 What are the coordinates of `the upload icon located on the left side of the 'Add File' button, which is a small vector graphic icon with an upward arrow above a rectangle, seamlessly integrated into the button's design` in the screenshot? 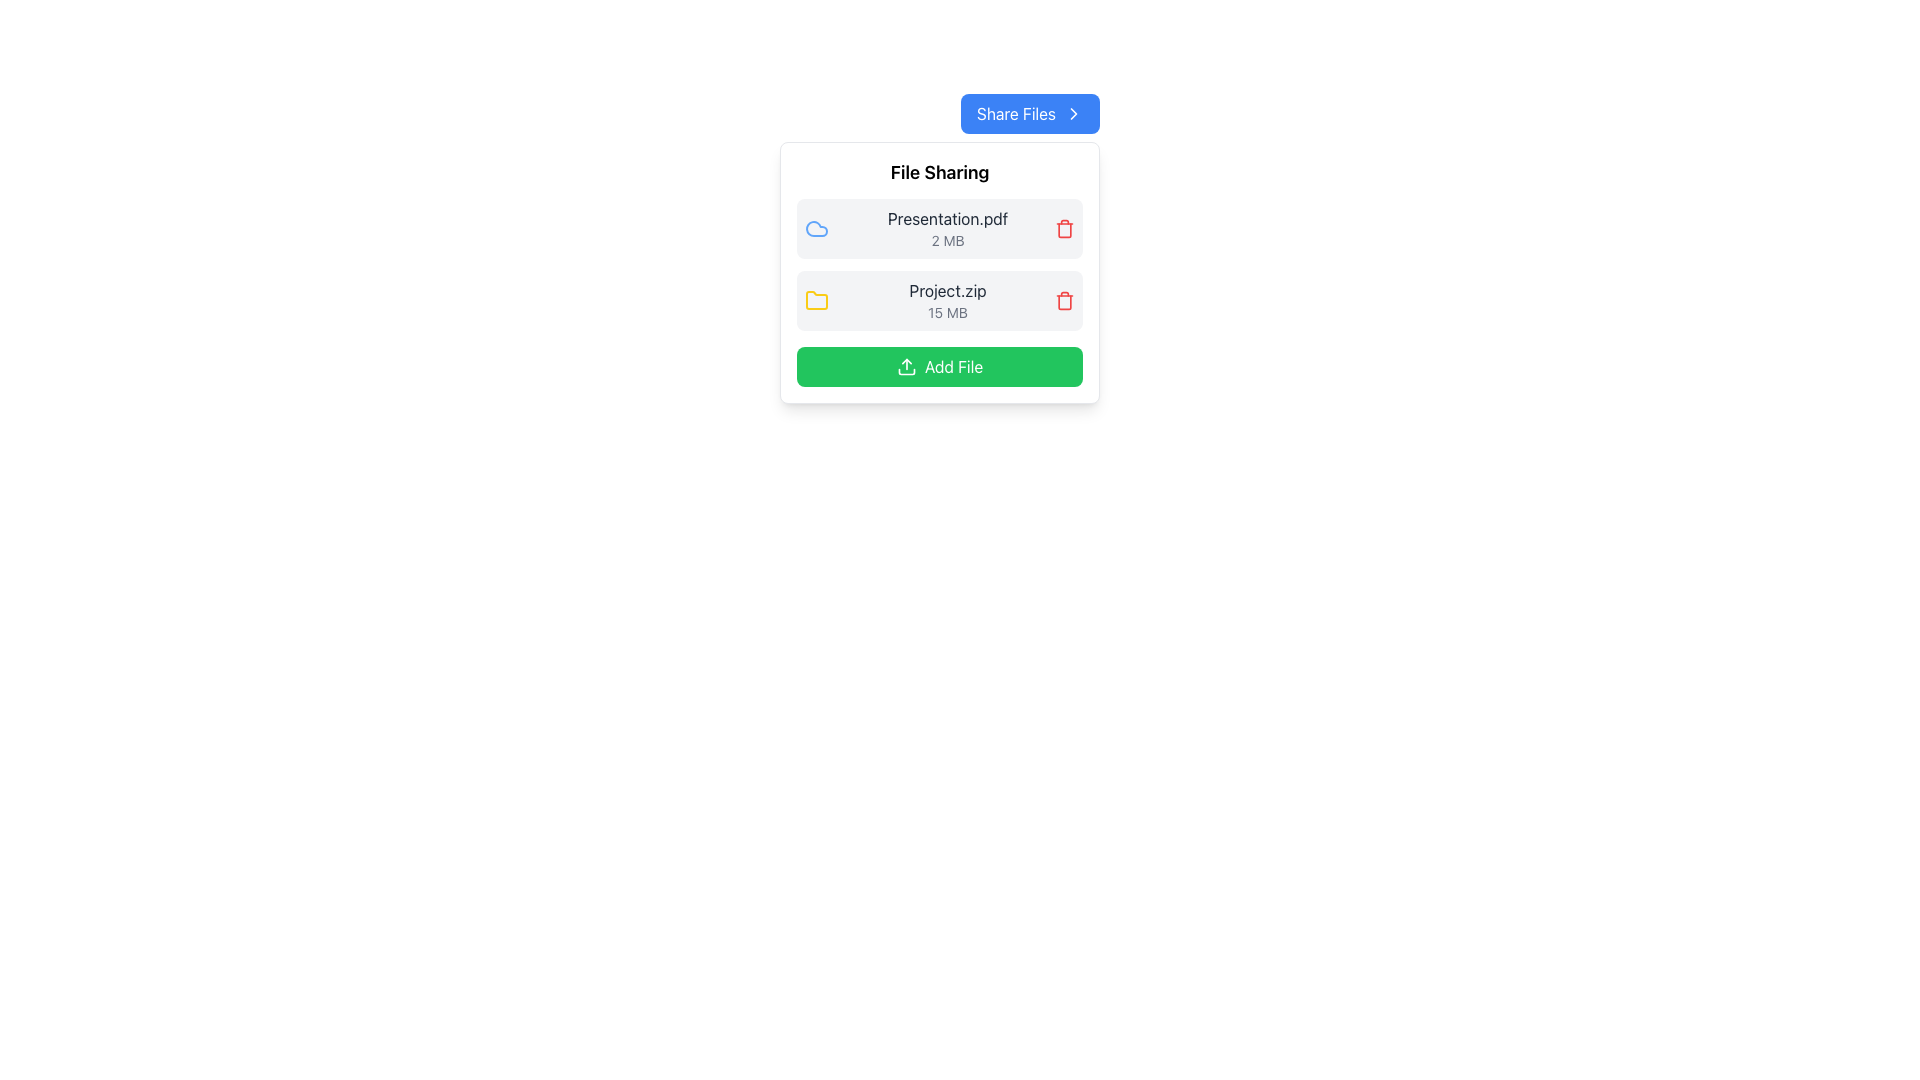 It's located at (906, 366).